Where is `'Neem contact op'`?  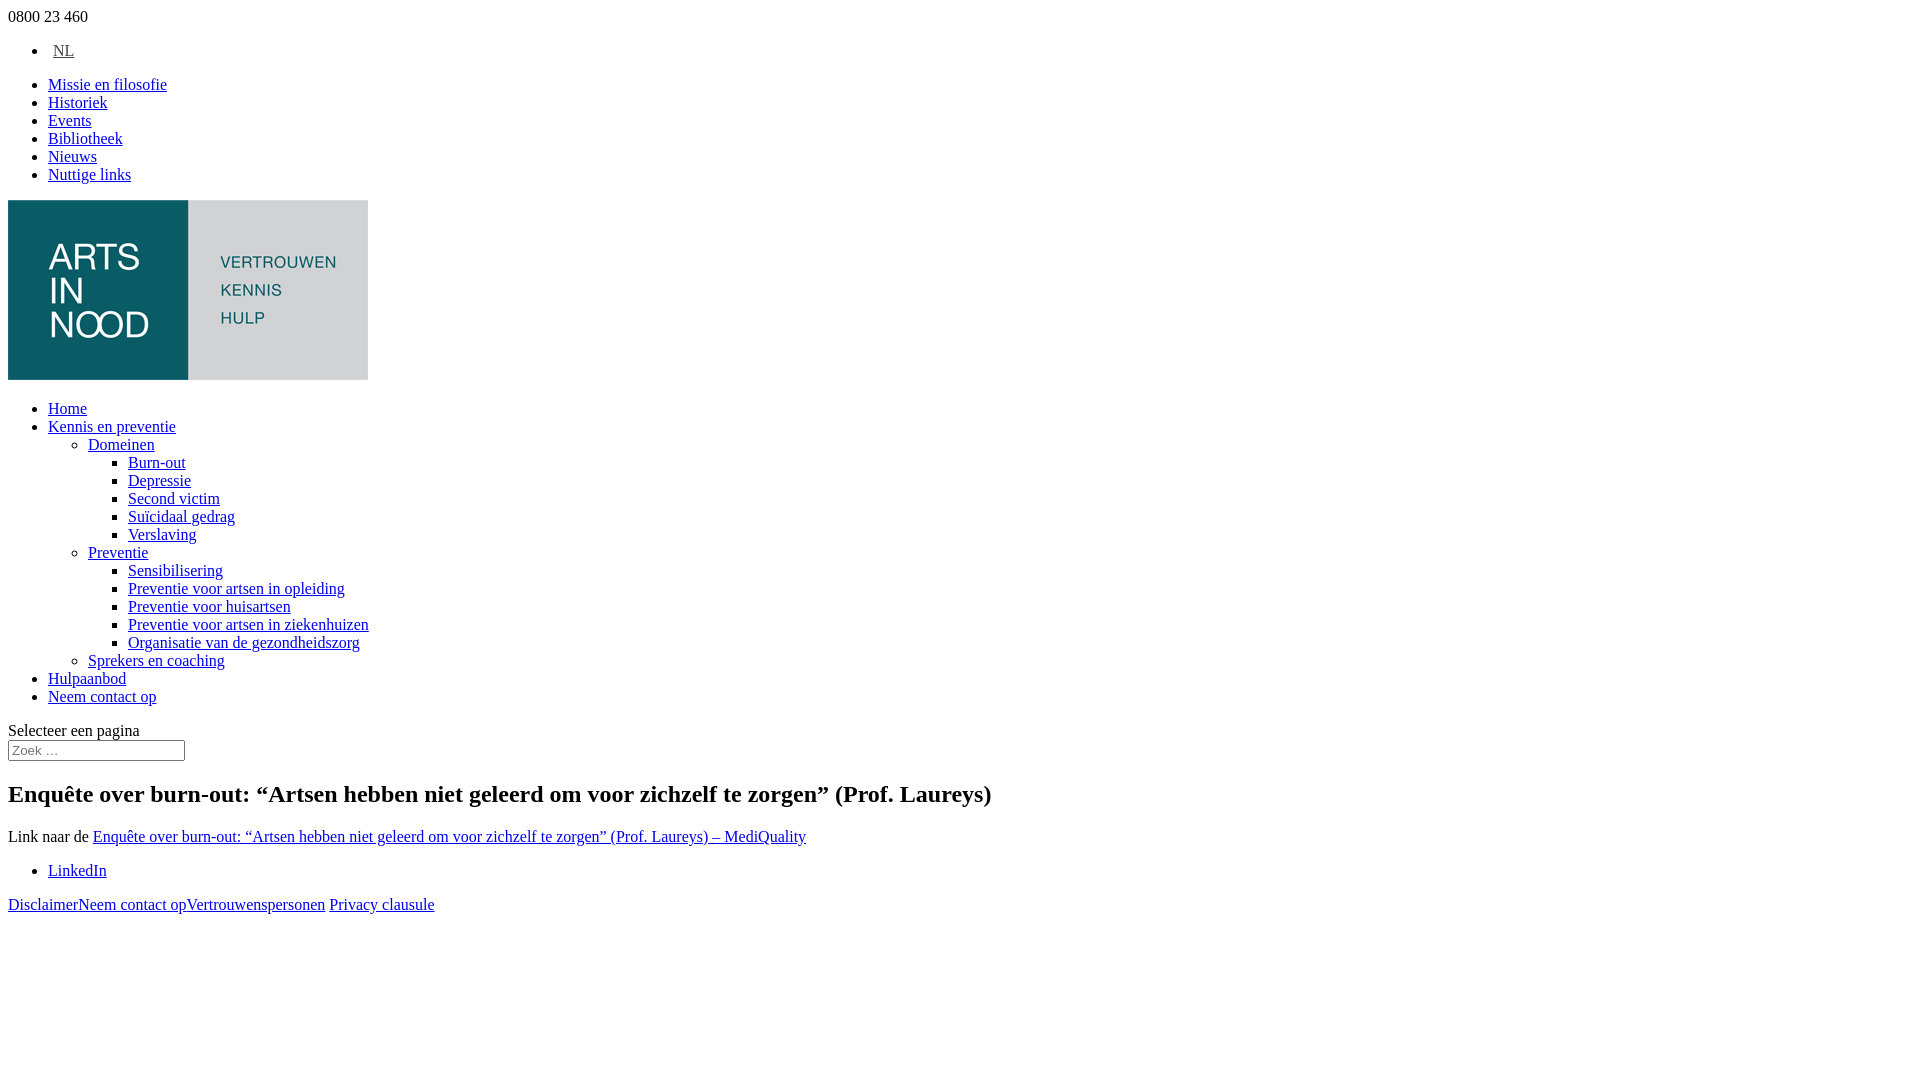
'Neem contact op' is located at coordinates (131, 904).